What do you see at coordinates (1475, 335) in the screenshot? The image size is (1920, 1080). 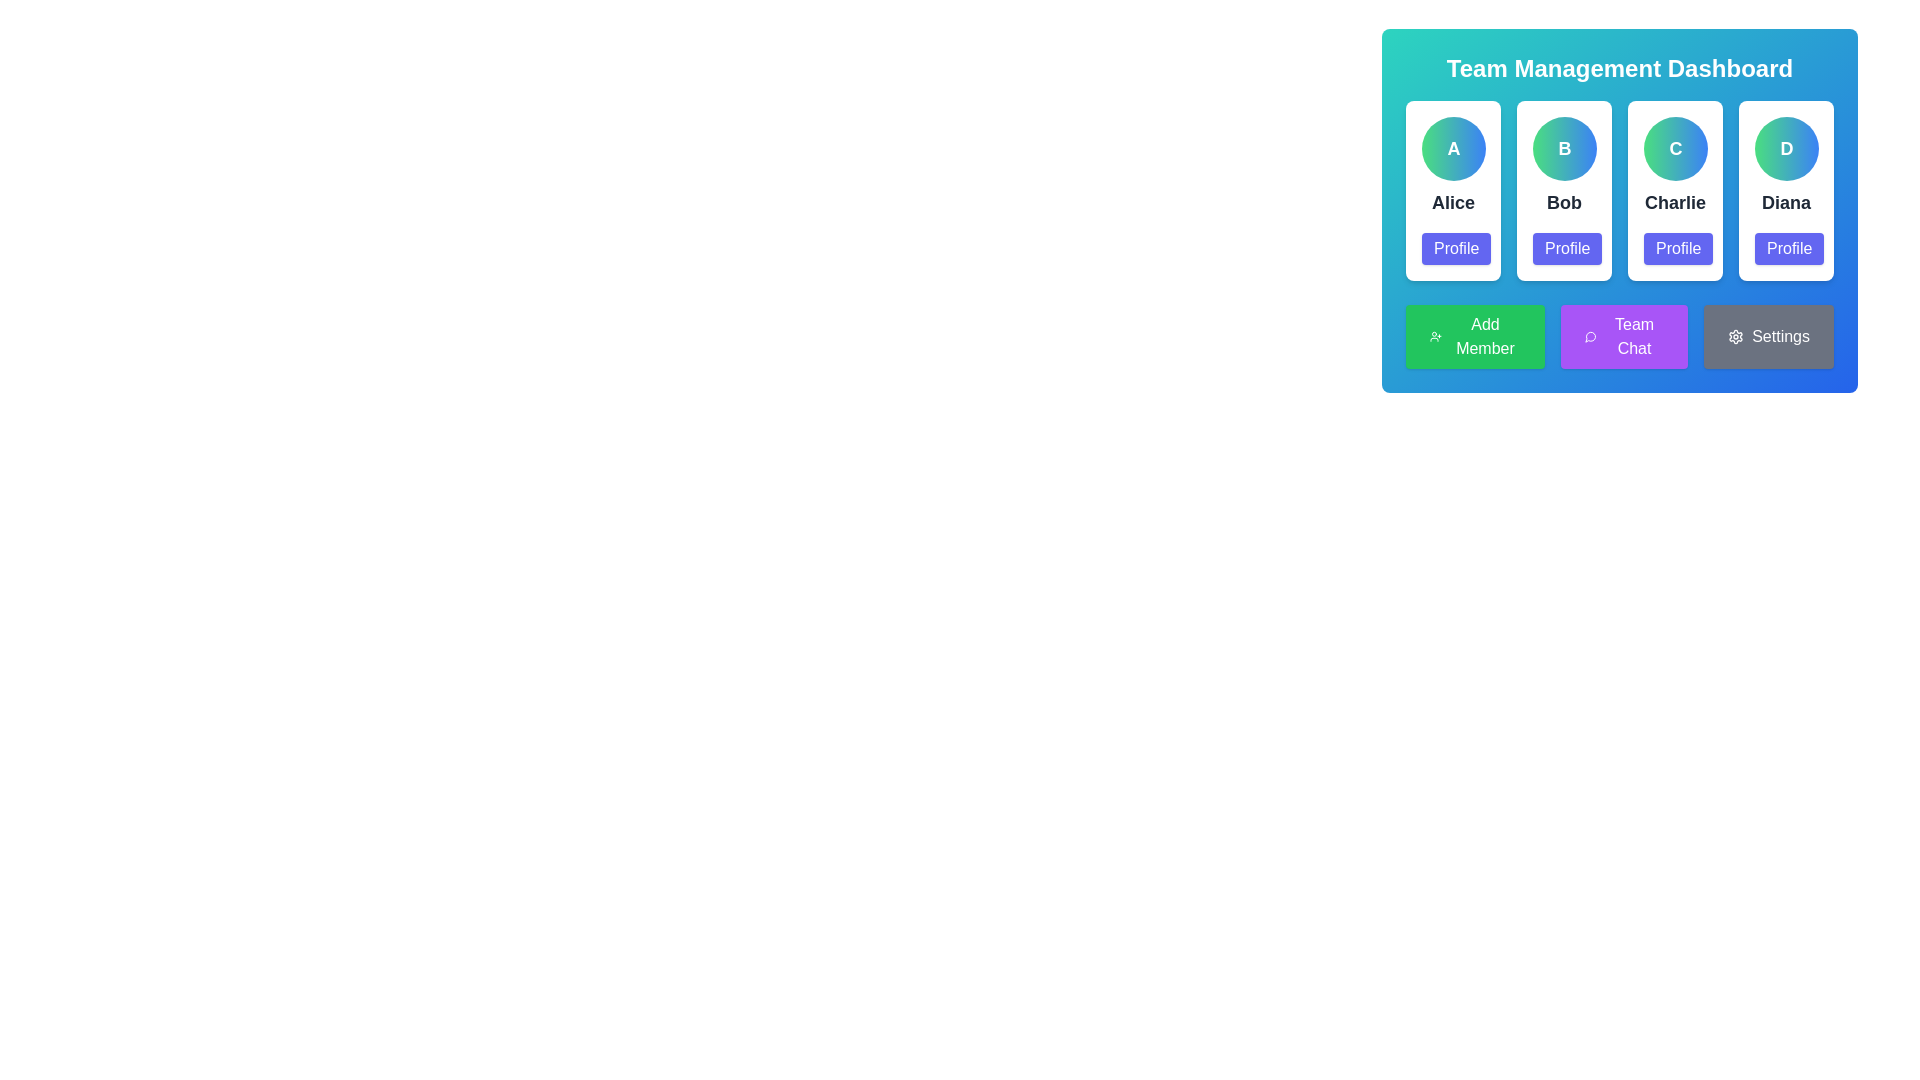 I see `the green 'Add Member' button with rounded corners` at bounding box center [1475, 335].